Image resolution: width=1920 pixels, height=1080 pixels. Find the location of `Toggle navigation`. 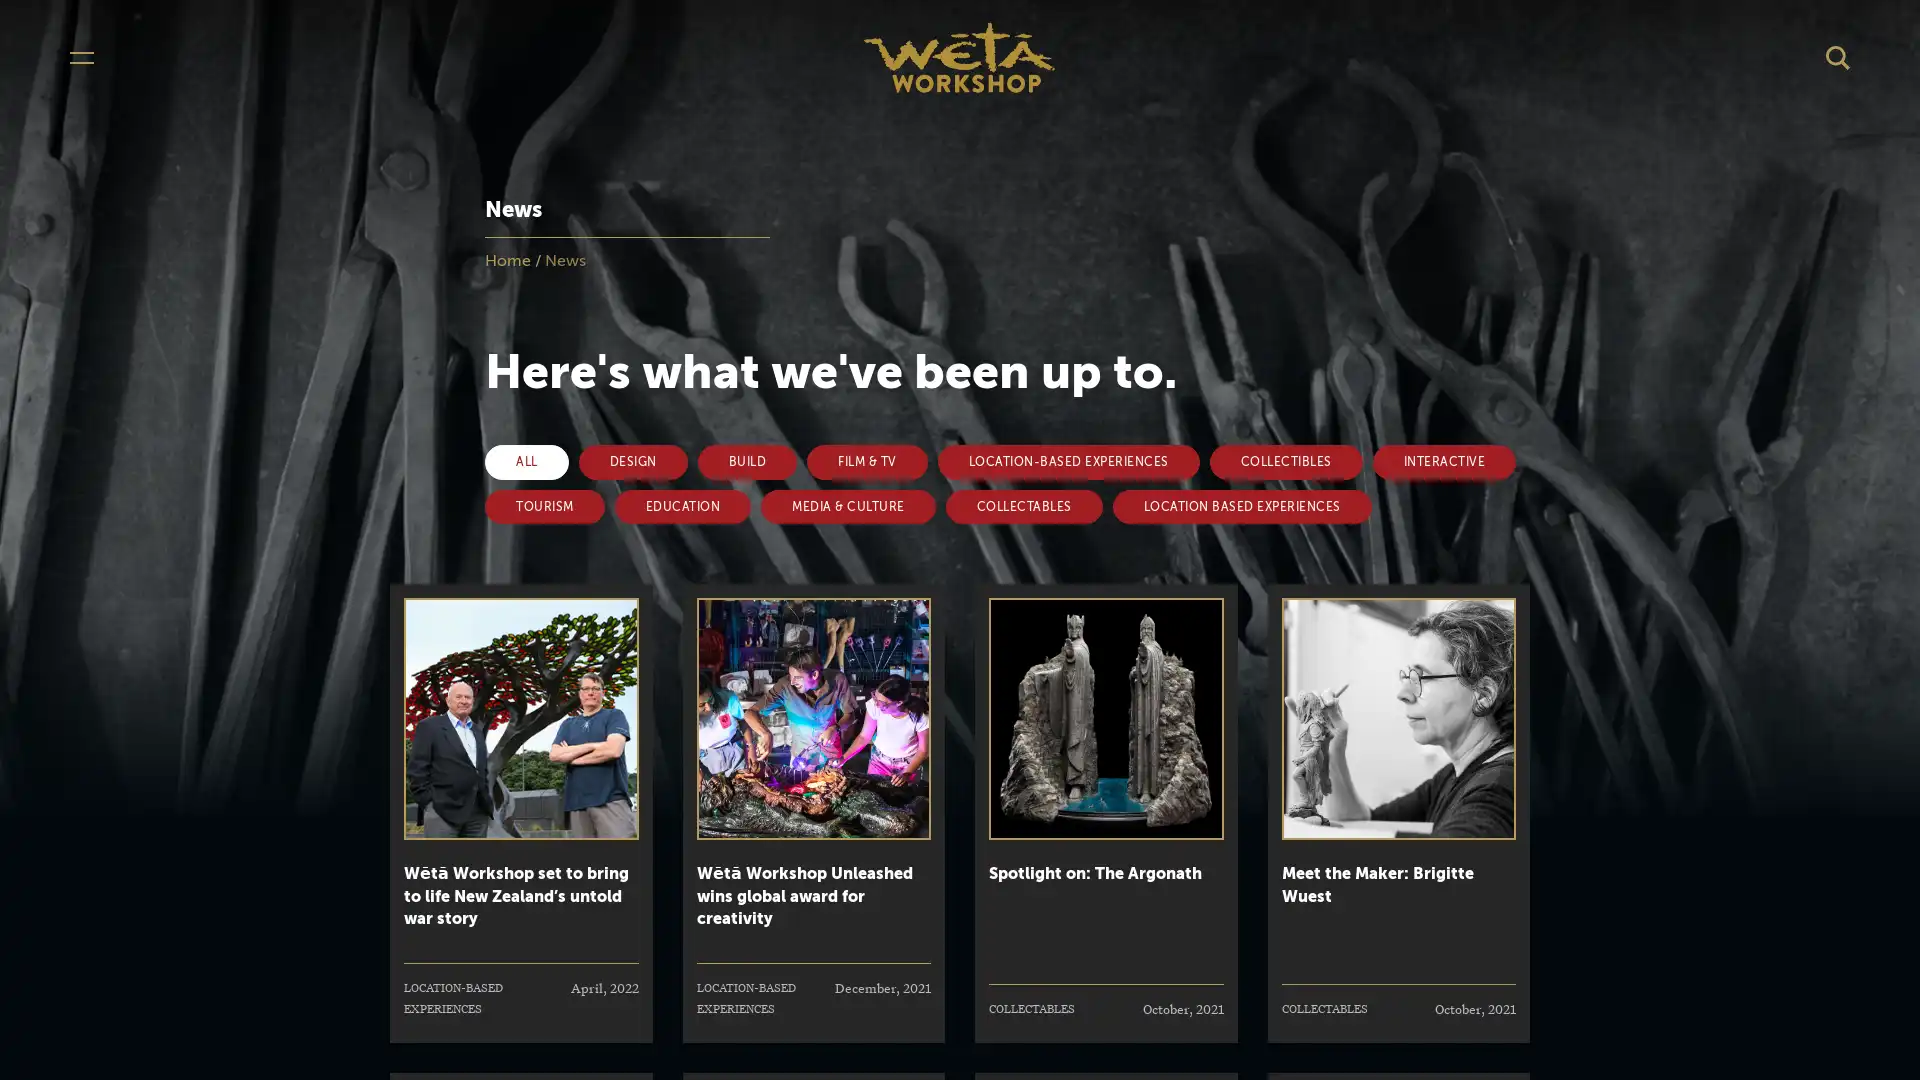

Toggle navigation is located at coordinates (80, 56).